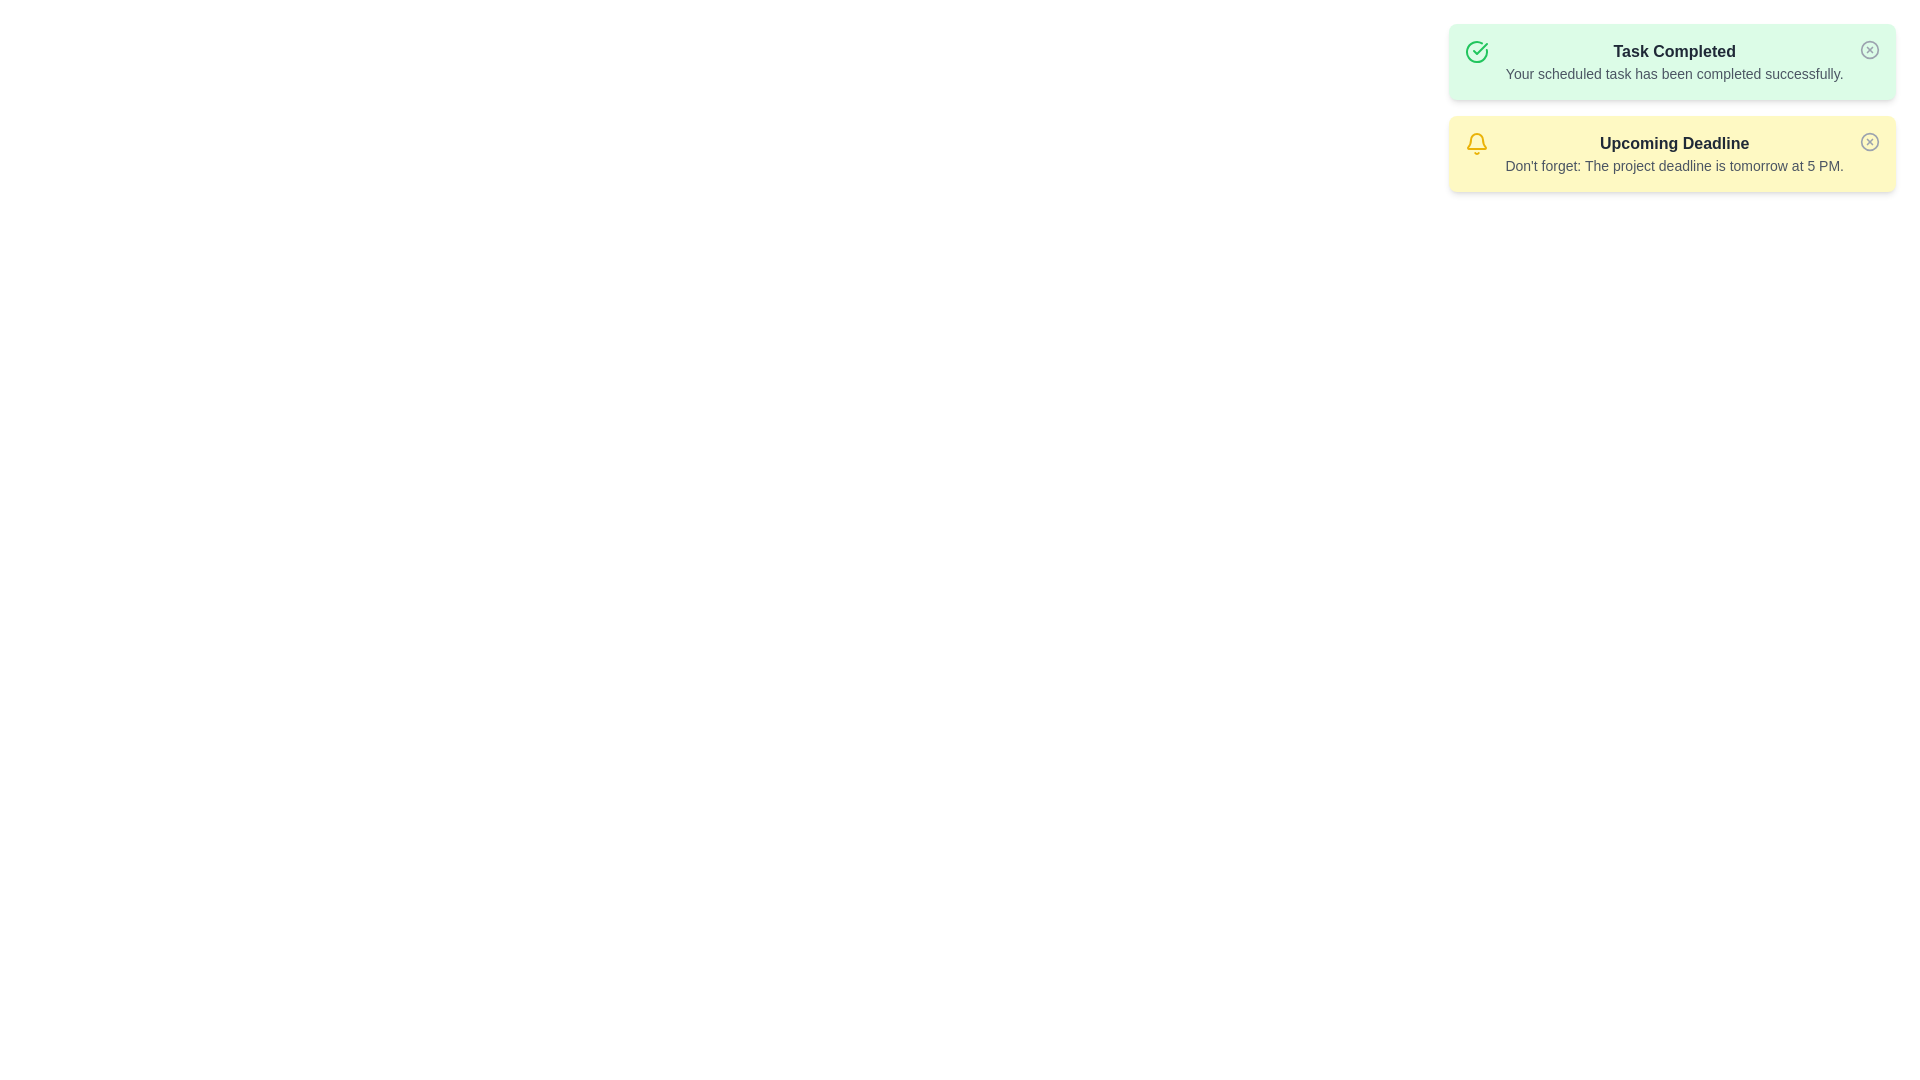 Image resolution: width=1920 pixels, height=1080 pixels. What do you see at coordinates (1674, 50) in the screenshot?
I see `the alert title 'Task Completed' to inspect it` at bounding box center [1674, 50].